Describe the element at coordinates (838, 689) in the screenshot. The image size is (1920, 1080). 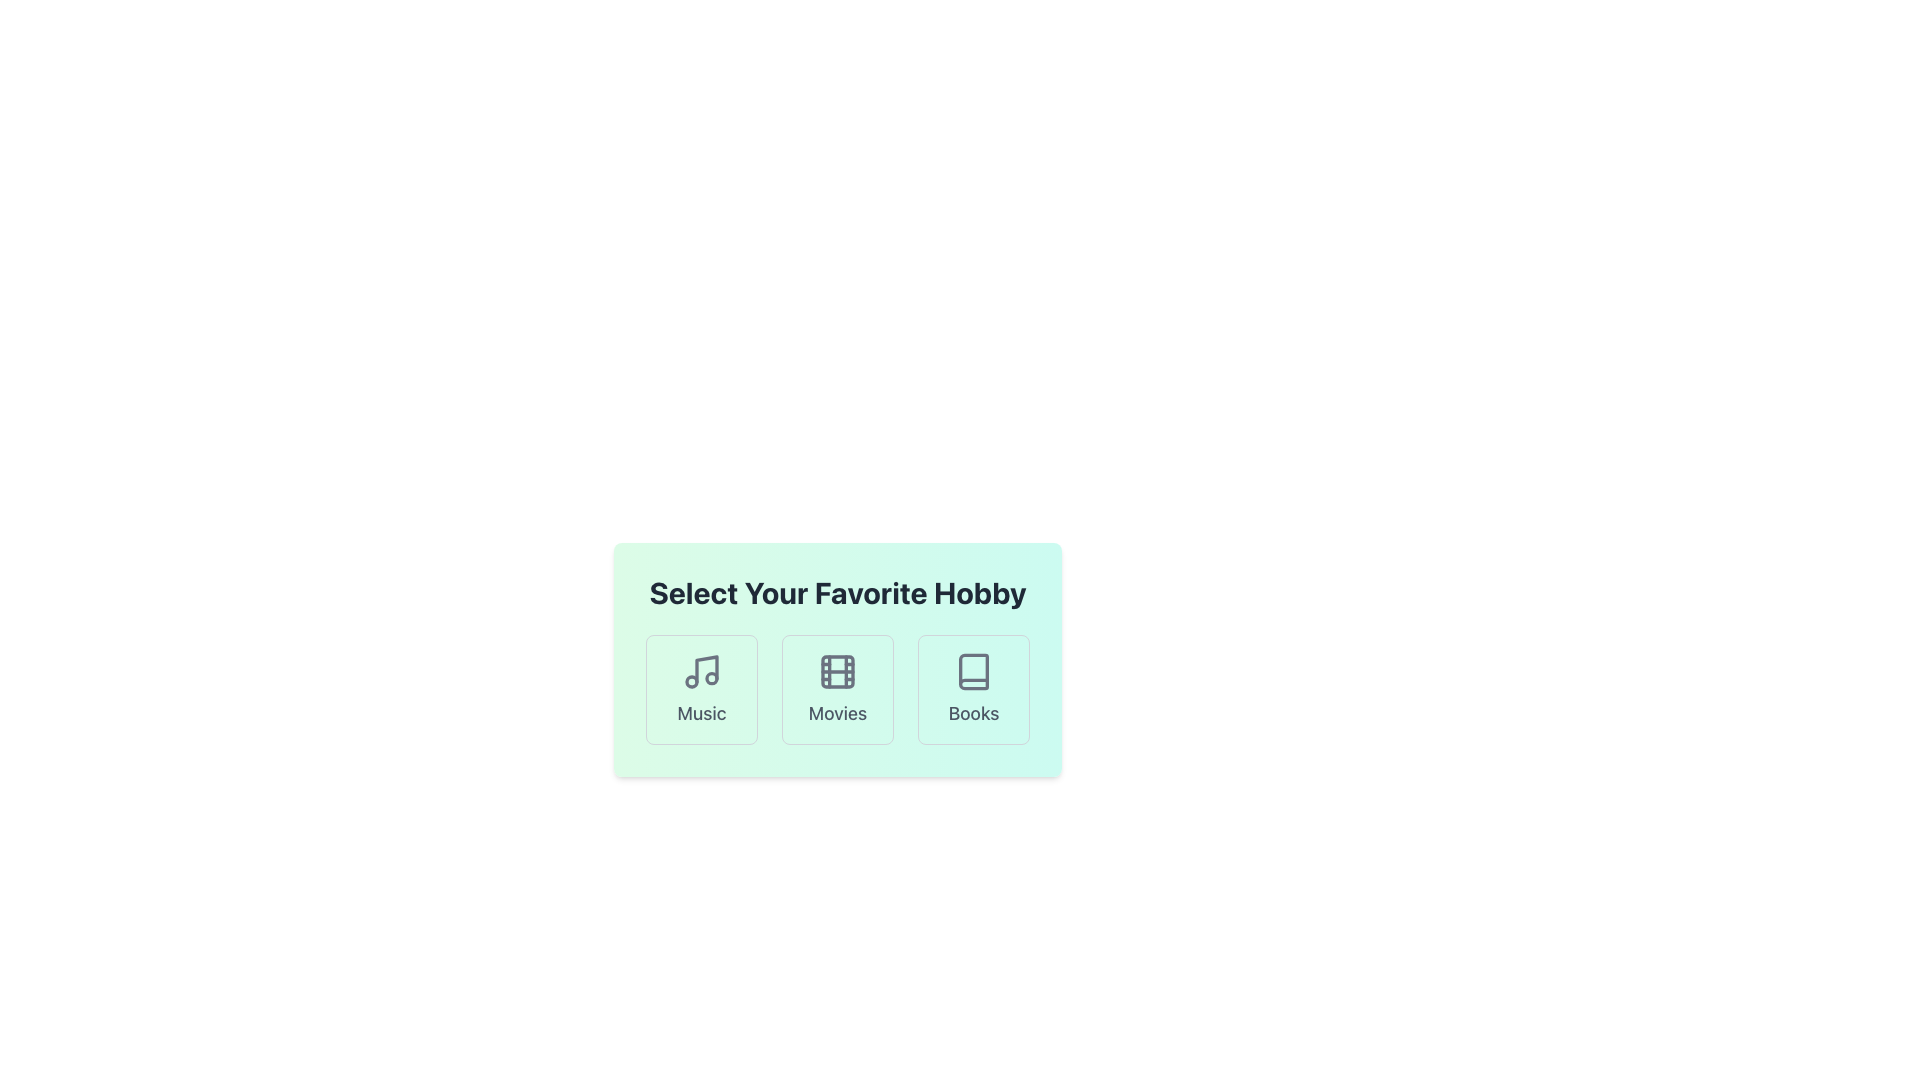
I see `the 'Movies' radio button` at that location.